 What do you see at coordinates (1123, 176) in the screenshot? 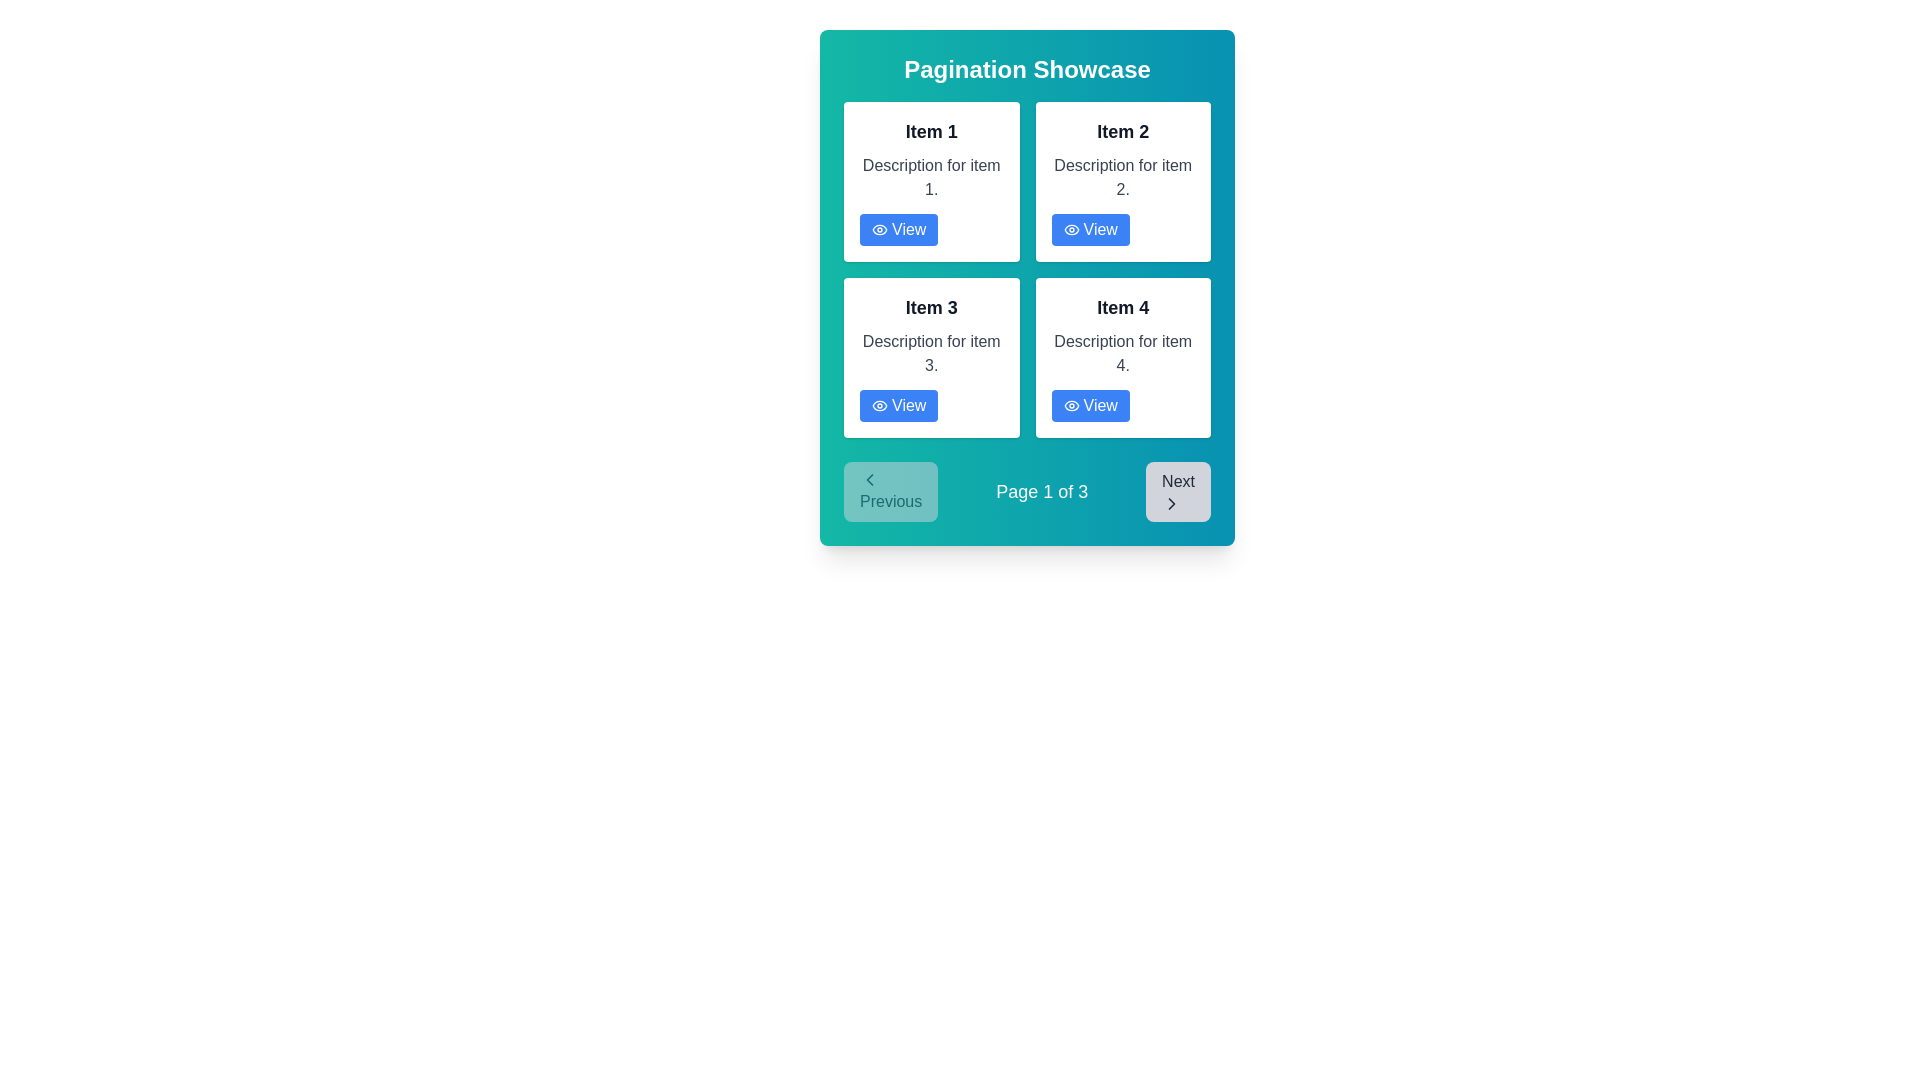
I see `the text block that provides a description for 'Item 2', located in the second card of the top right corner of a 2x2 grid, situated below the title and above the 'View' button` at bounding box center [1123, 176].